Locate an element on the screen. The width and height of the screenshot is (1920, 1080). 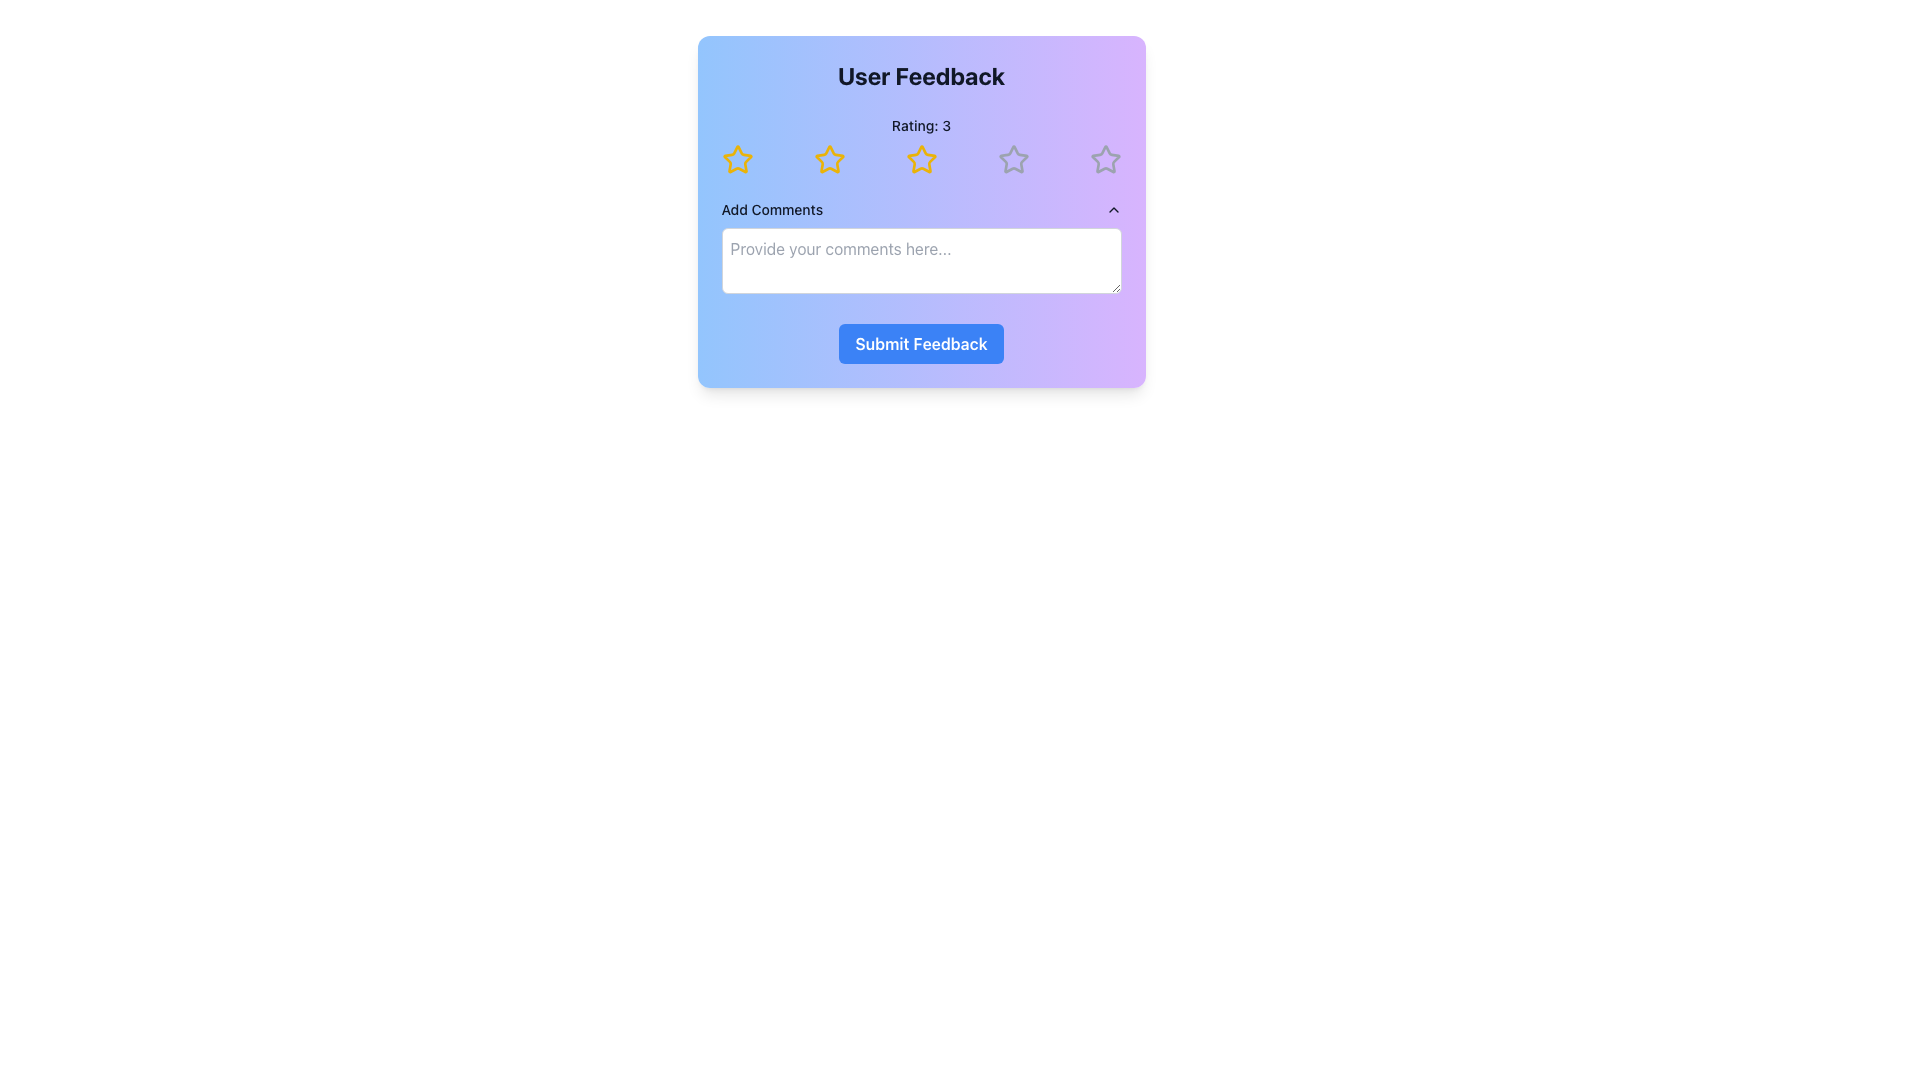
the first star rating icon is located at coordinates (736, 158).